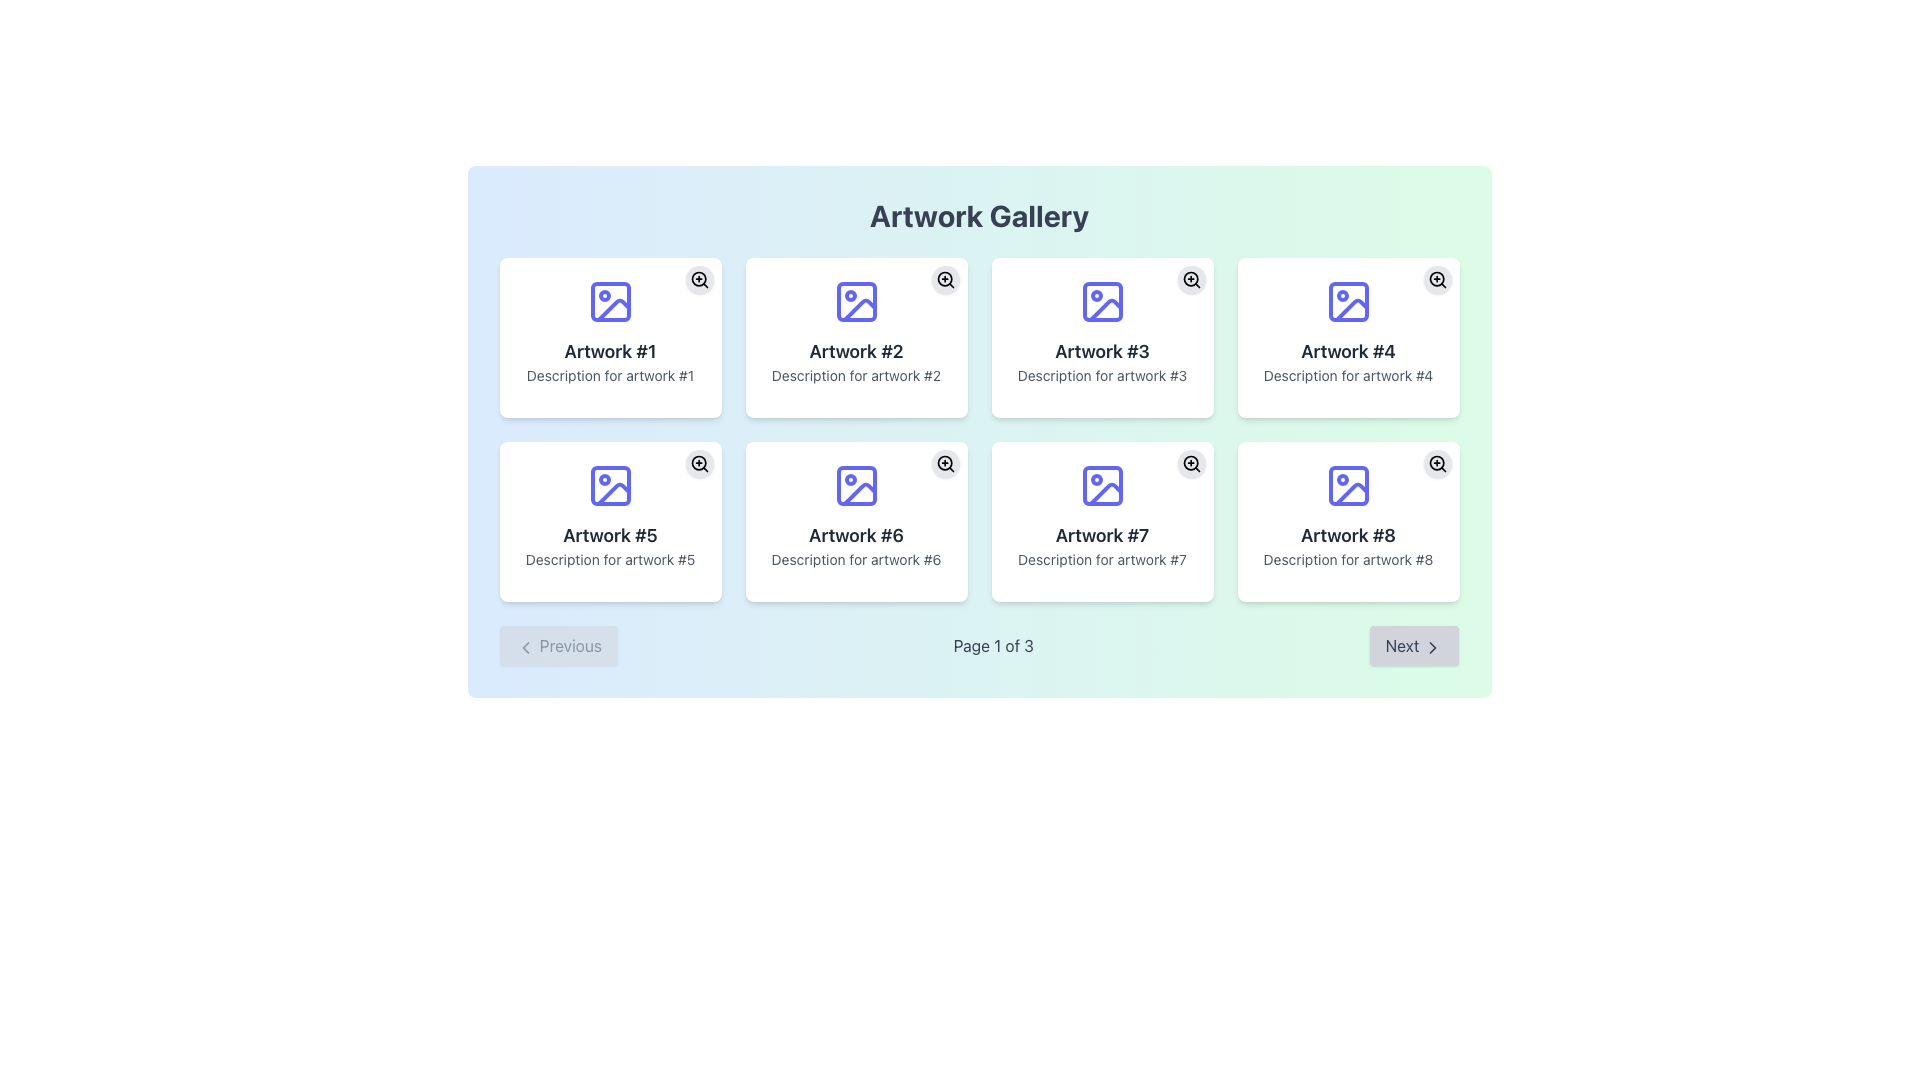  What do you see at coordinates (1101, 535) in the screenshot?
I see `static text label that serves as the title of the artwork card, located in the second row and third card from the left` at bounding box center [1101, 535].